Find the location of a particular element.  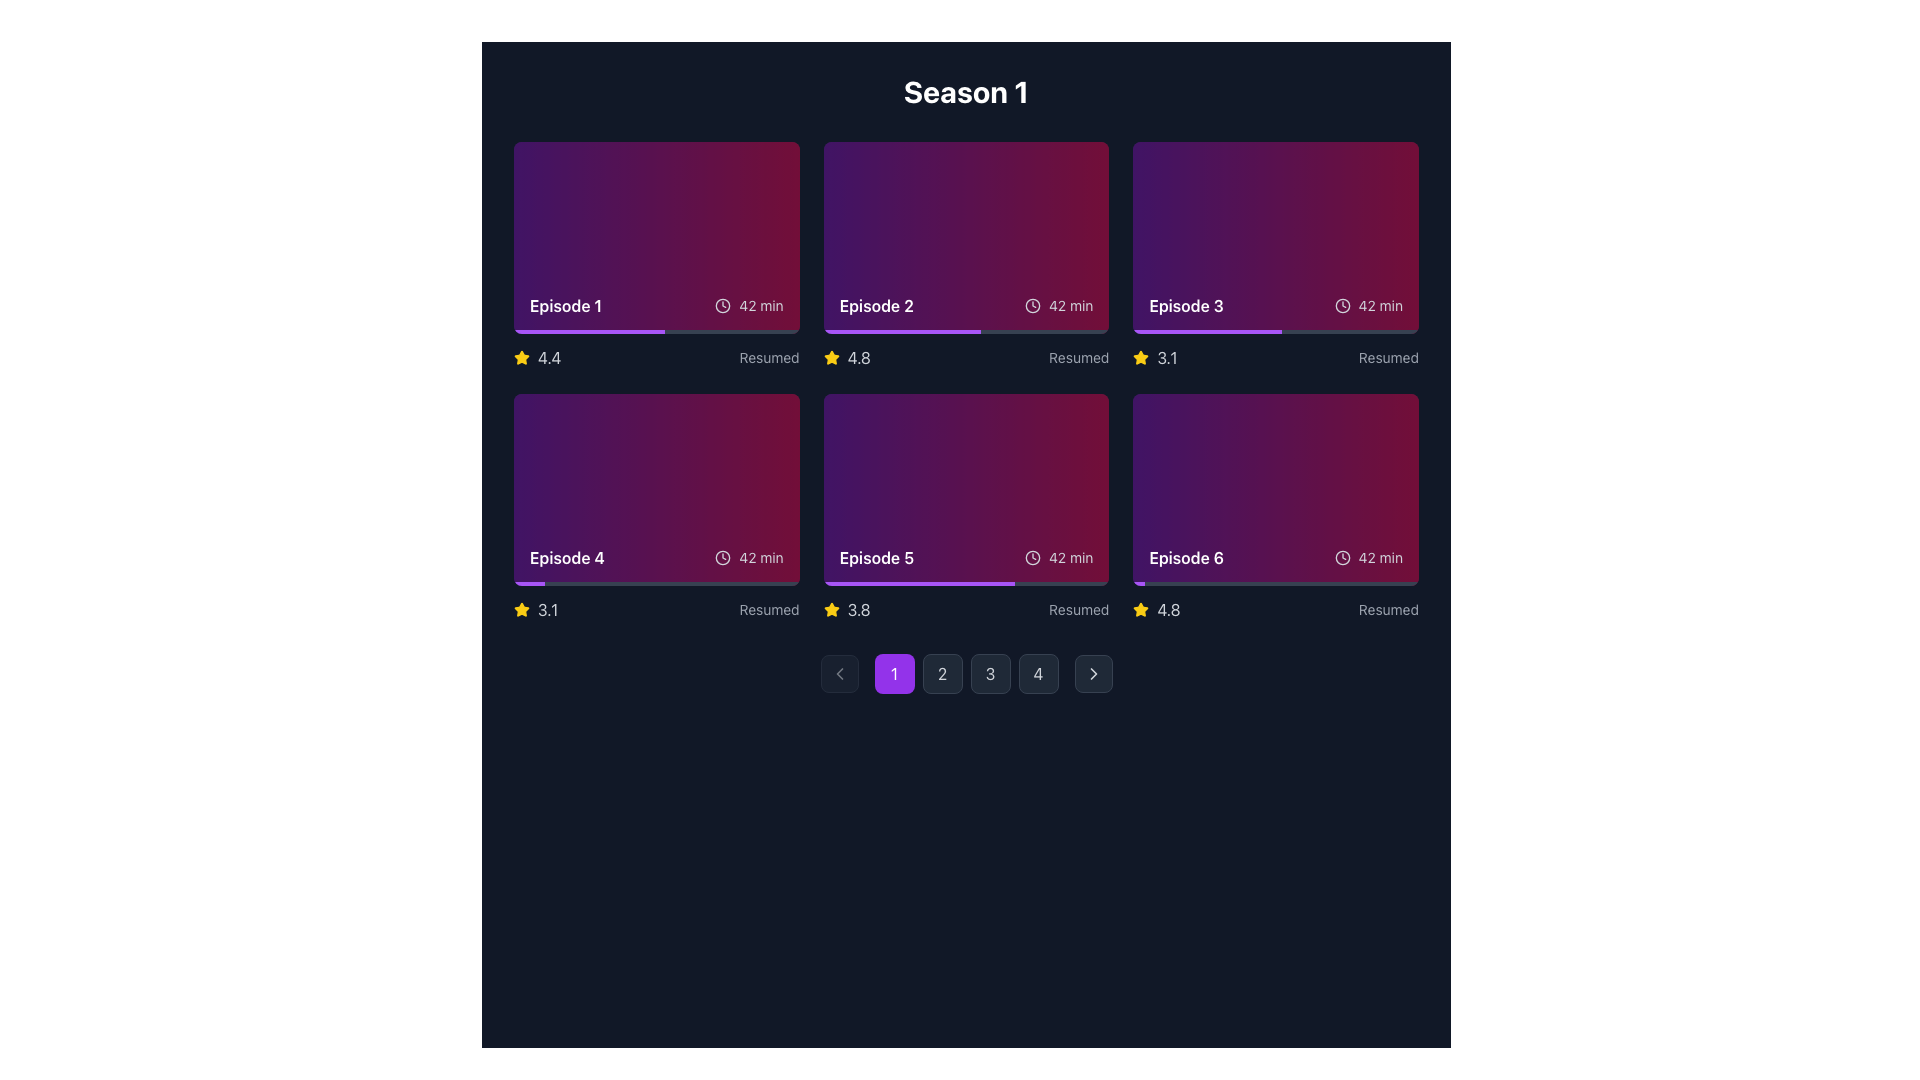

text content of the Text element indicating the duration of the episode, which is located in the bottom-right corner of the Episode 6 card, next to a clock icon is located at coordinates (1379, 558).